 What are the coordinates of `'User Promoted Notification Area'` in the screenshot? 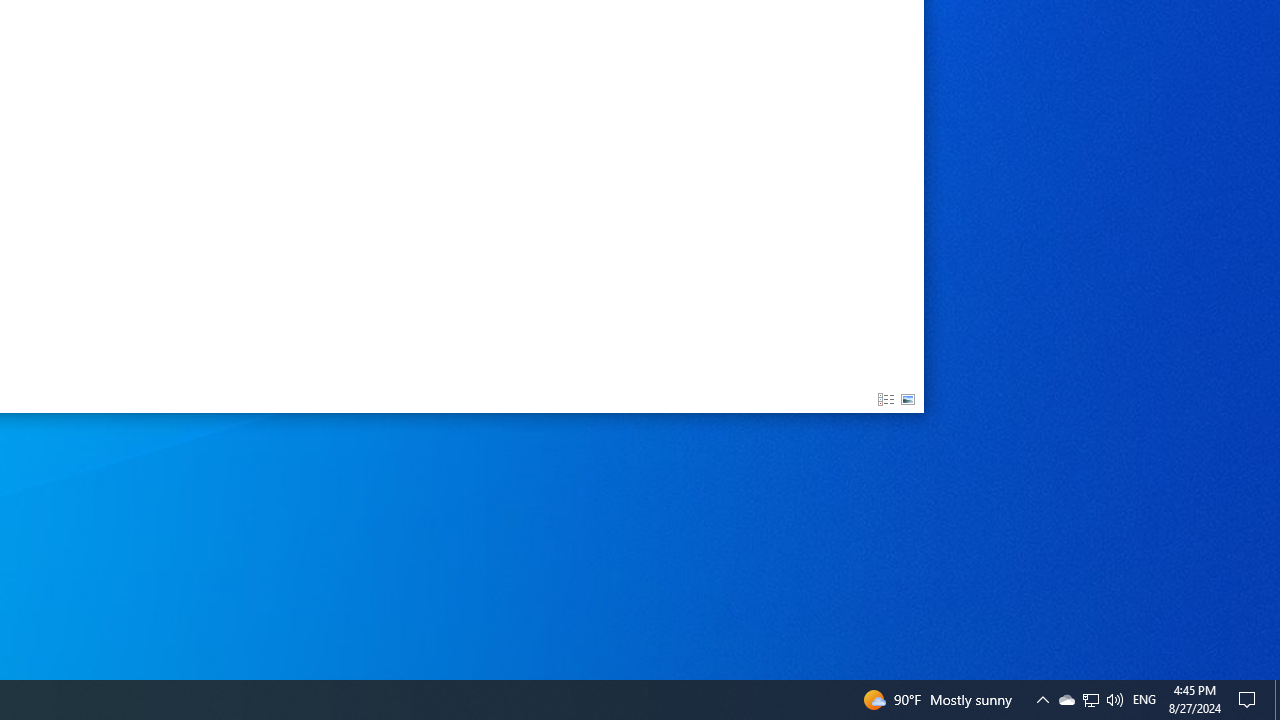 It's located at (1089, 698).